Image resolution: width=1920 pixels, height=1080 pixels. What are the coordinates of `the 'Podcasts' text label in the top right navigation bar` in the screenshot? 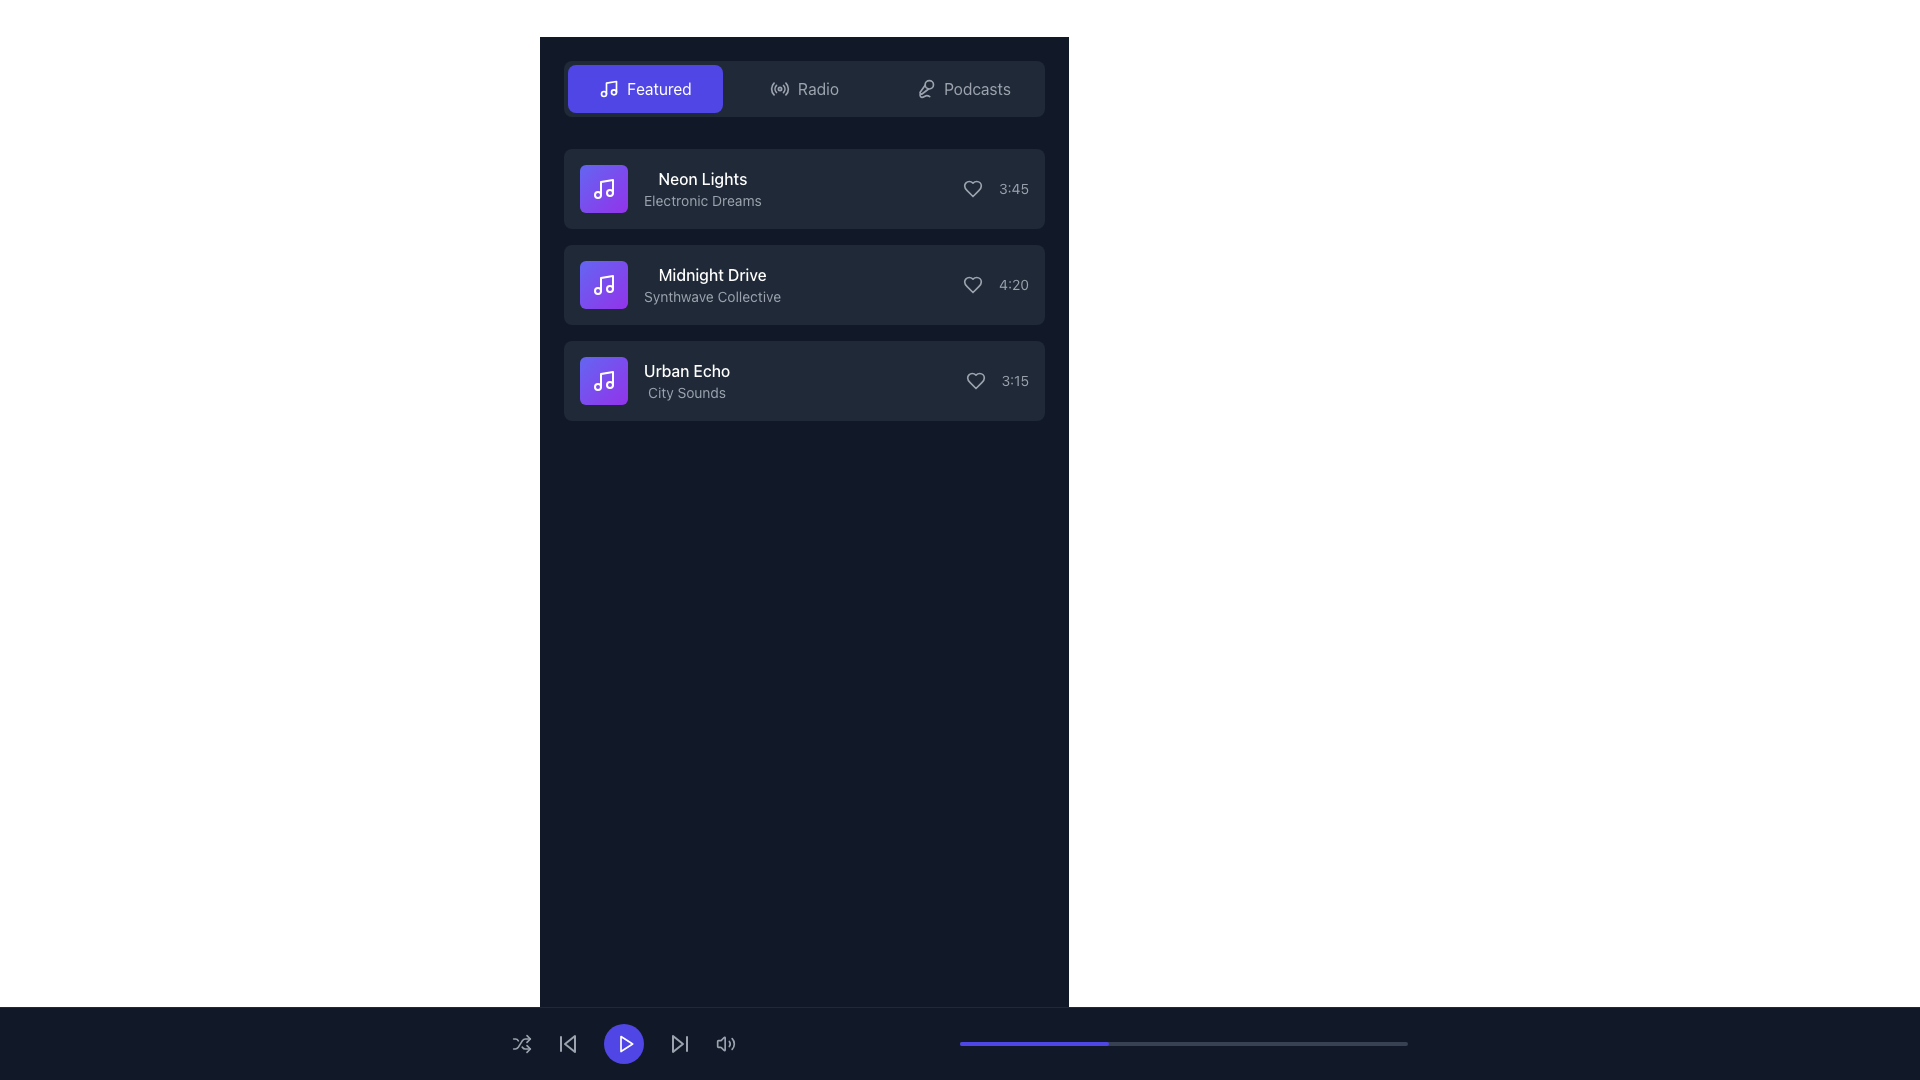 It's located at (977, 87).